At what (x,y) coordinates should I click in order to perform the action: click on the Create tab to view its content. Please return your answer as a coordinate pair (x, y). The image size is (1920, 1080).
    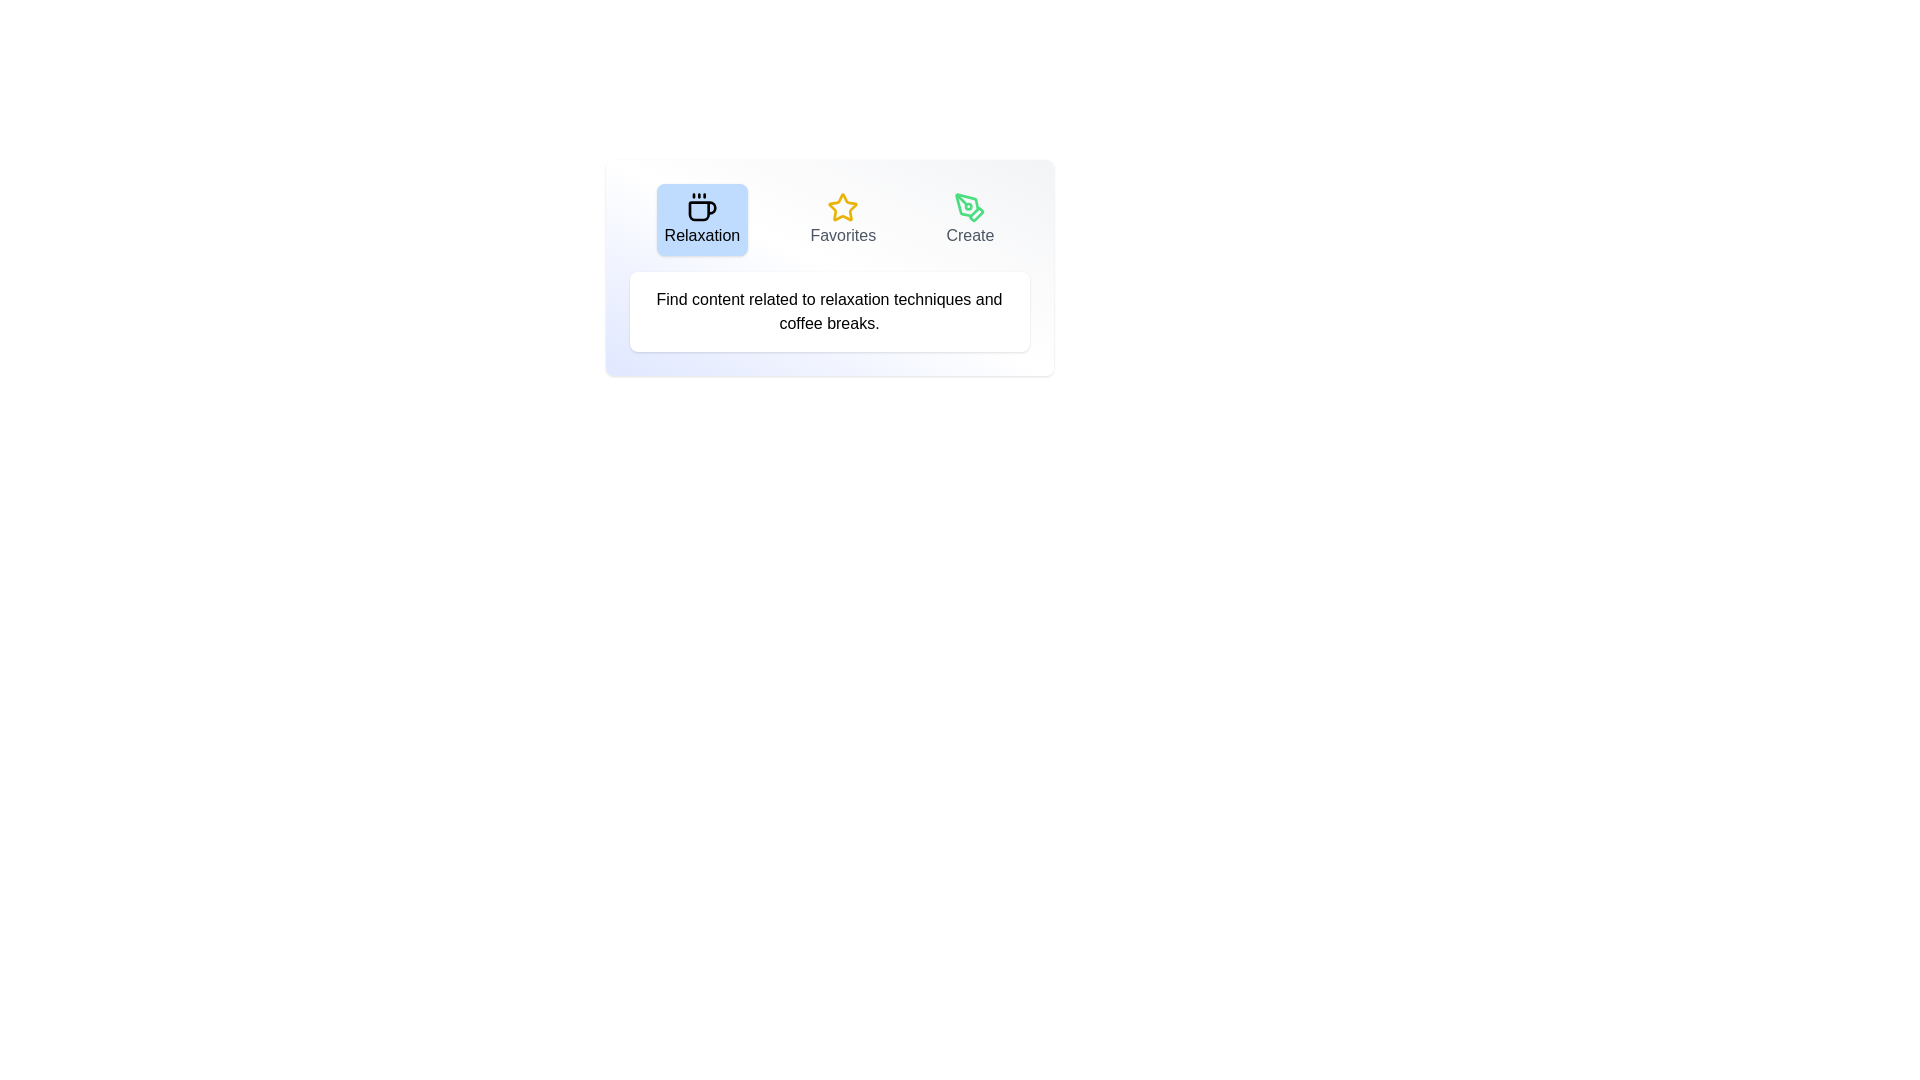
    Looking at the image, I should click on (969, 219).